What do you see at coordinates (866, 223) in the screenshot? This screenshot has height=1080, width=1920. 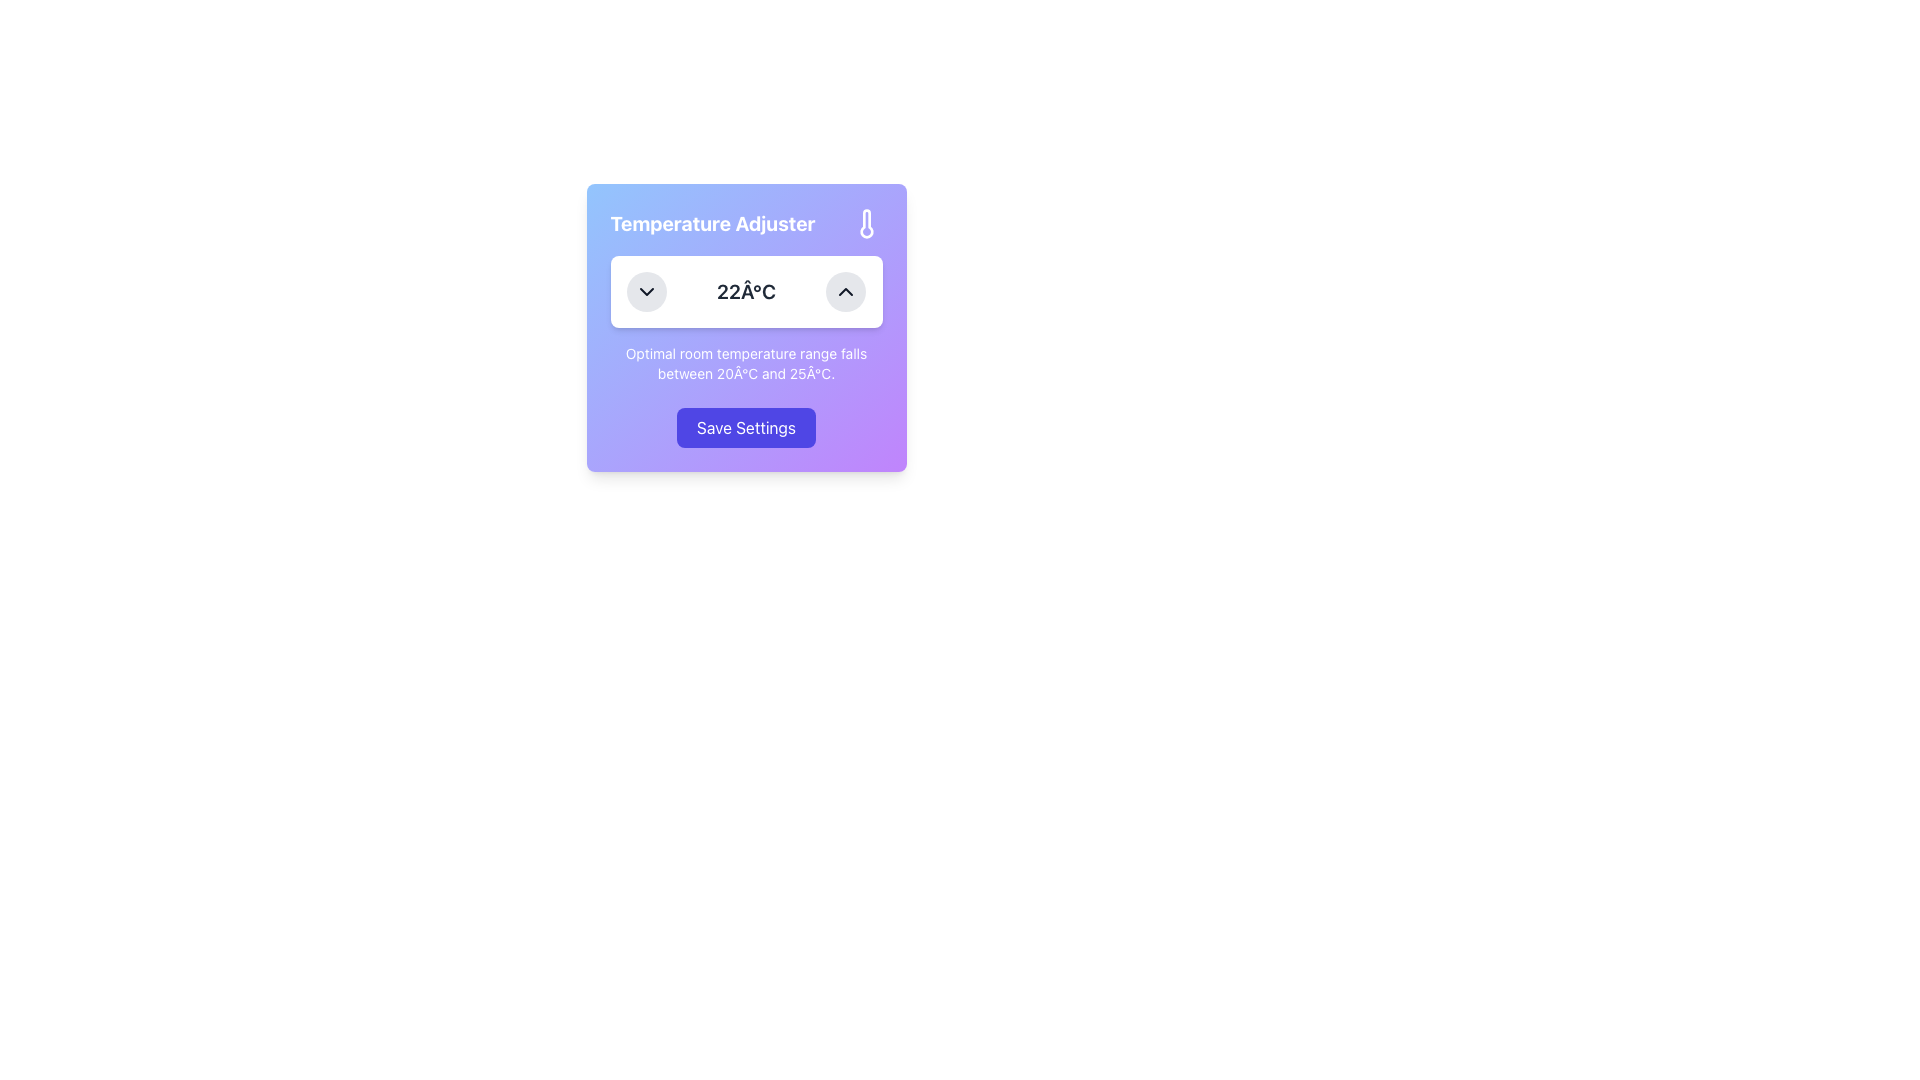 I see `the decorative graphic that represents the stem of the thermometer icon located at the top-right corner of the card component` at bounding box center [866, 223].